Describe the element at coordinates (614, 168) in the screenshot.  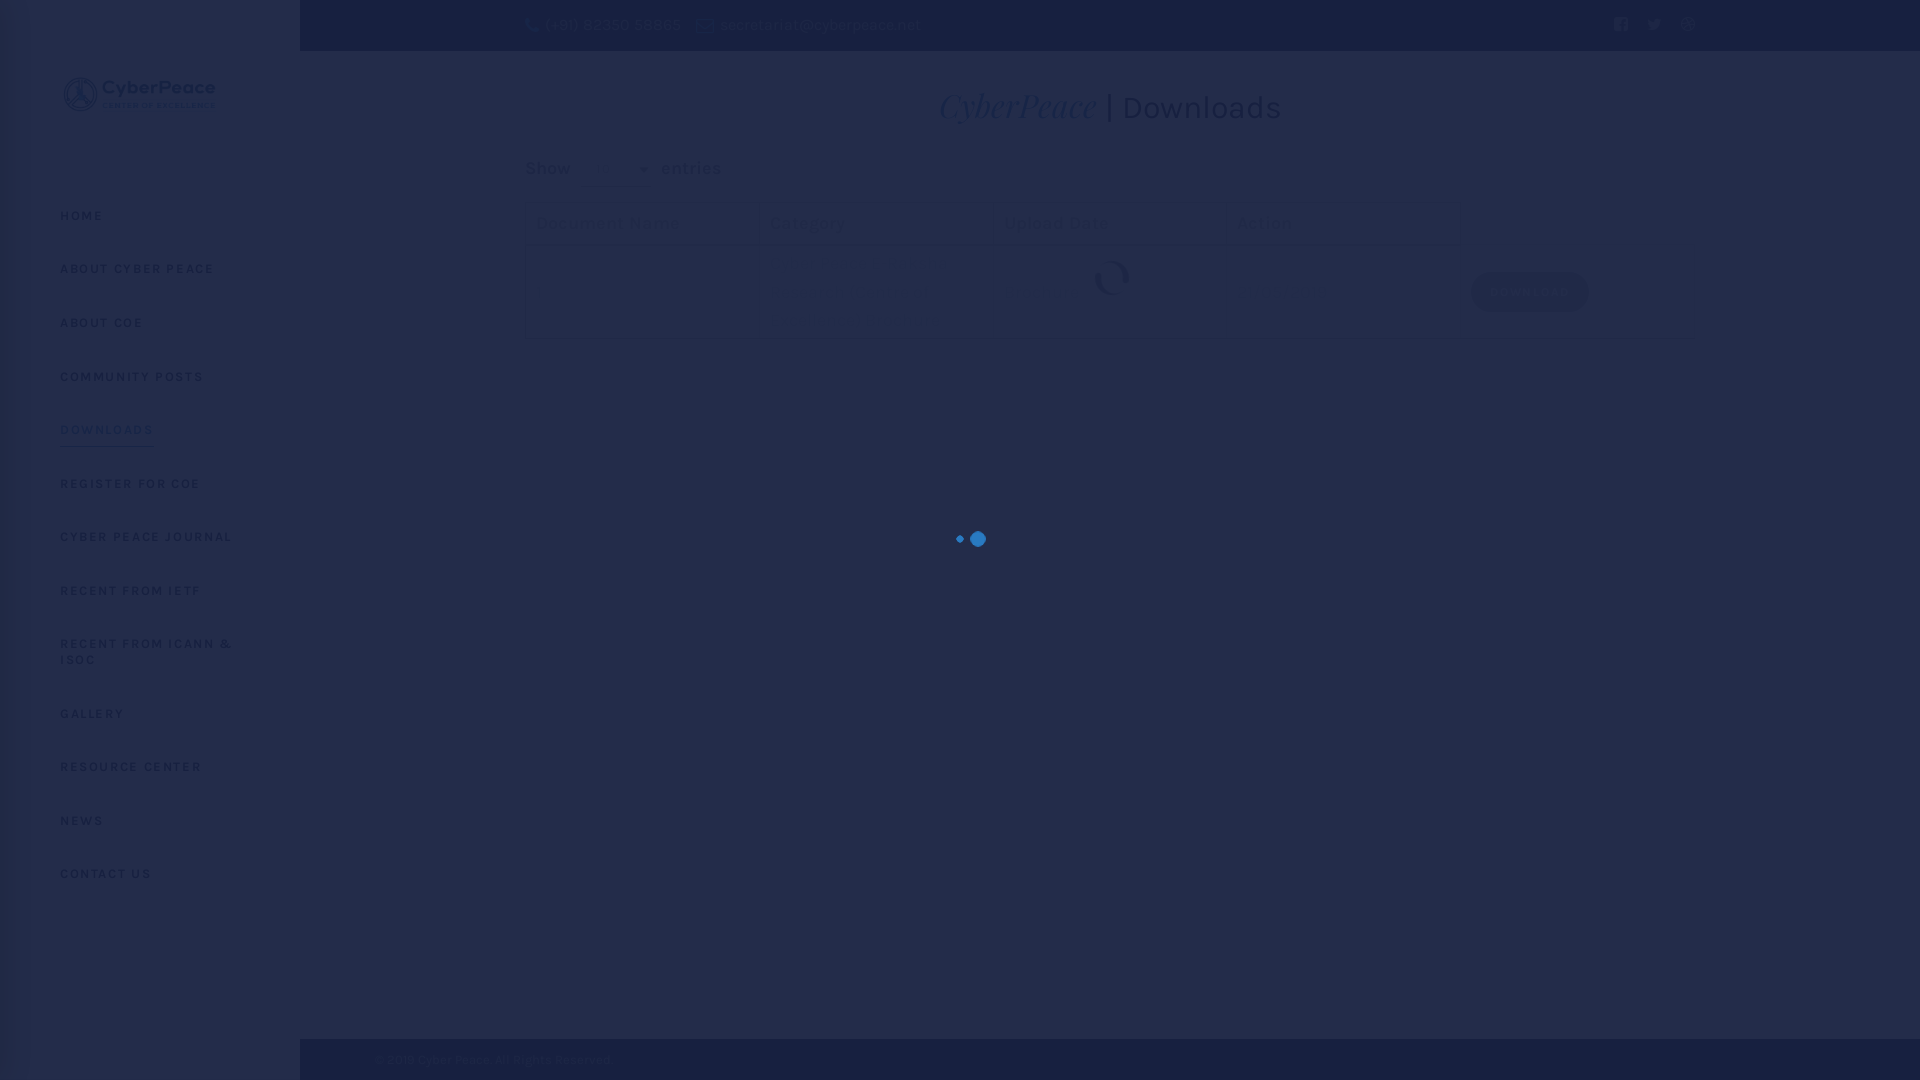
I see `'10` at that location.